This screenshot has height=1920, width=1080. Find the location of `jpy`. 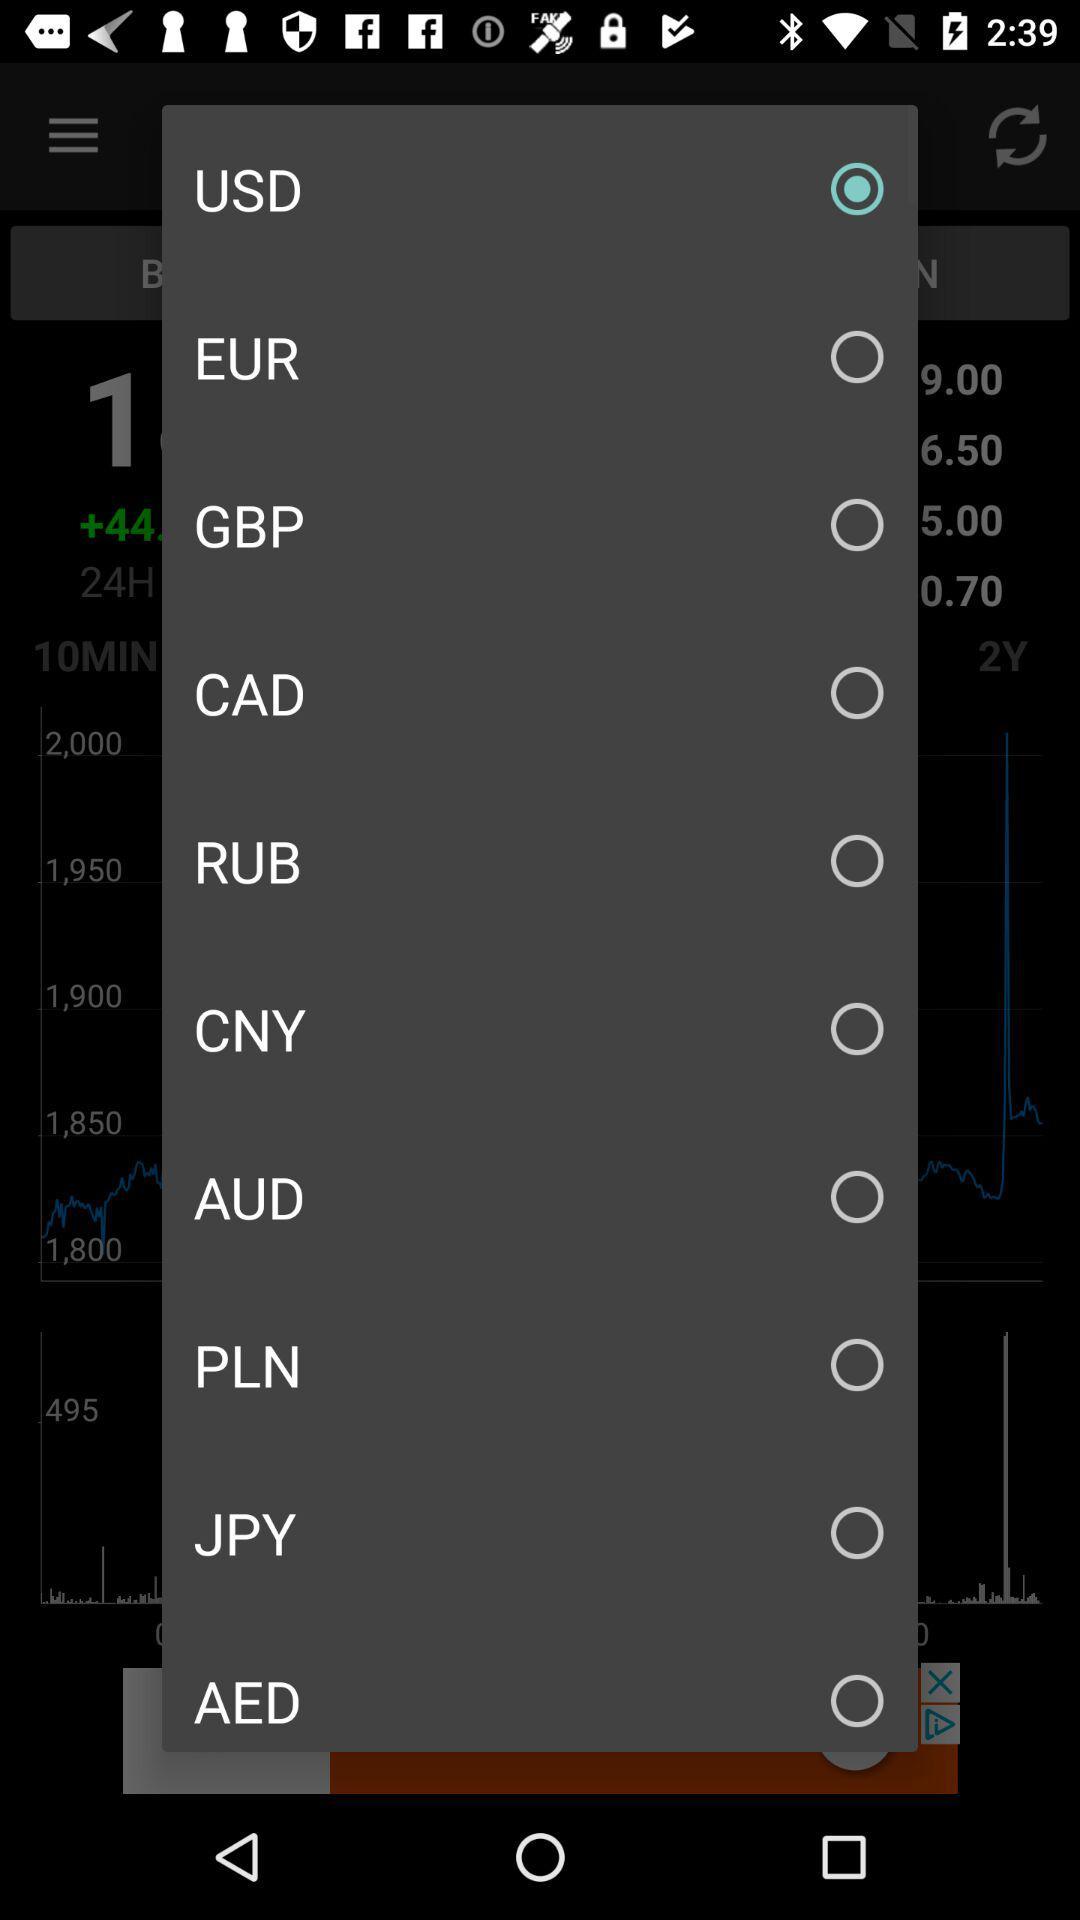

jpy is located at coordinates (540, 1531).